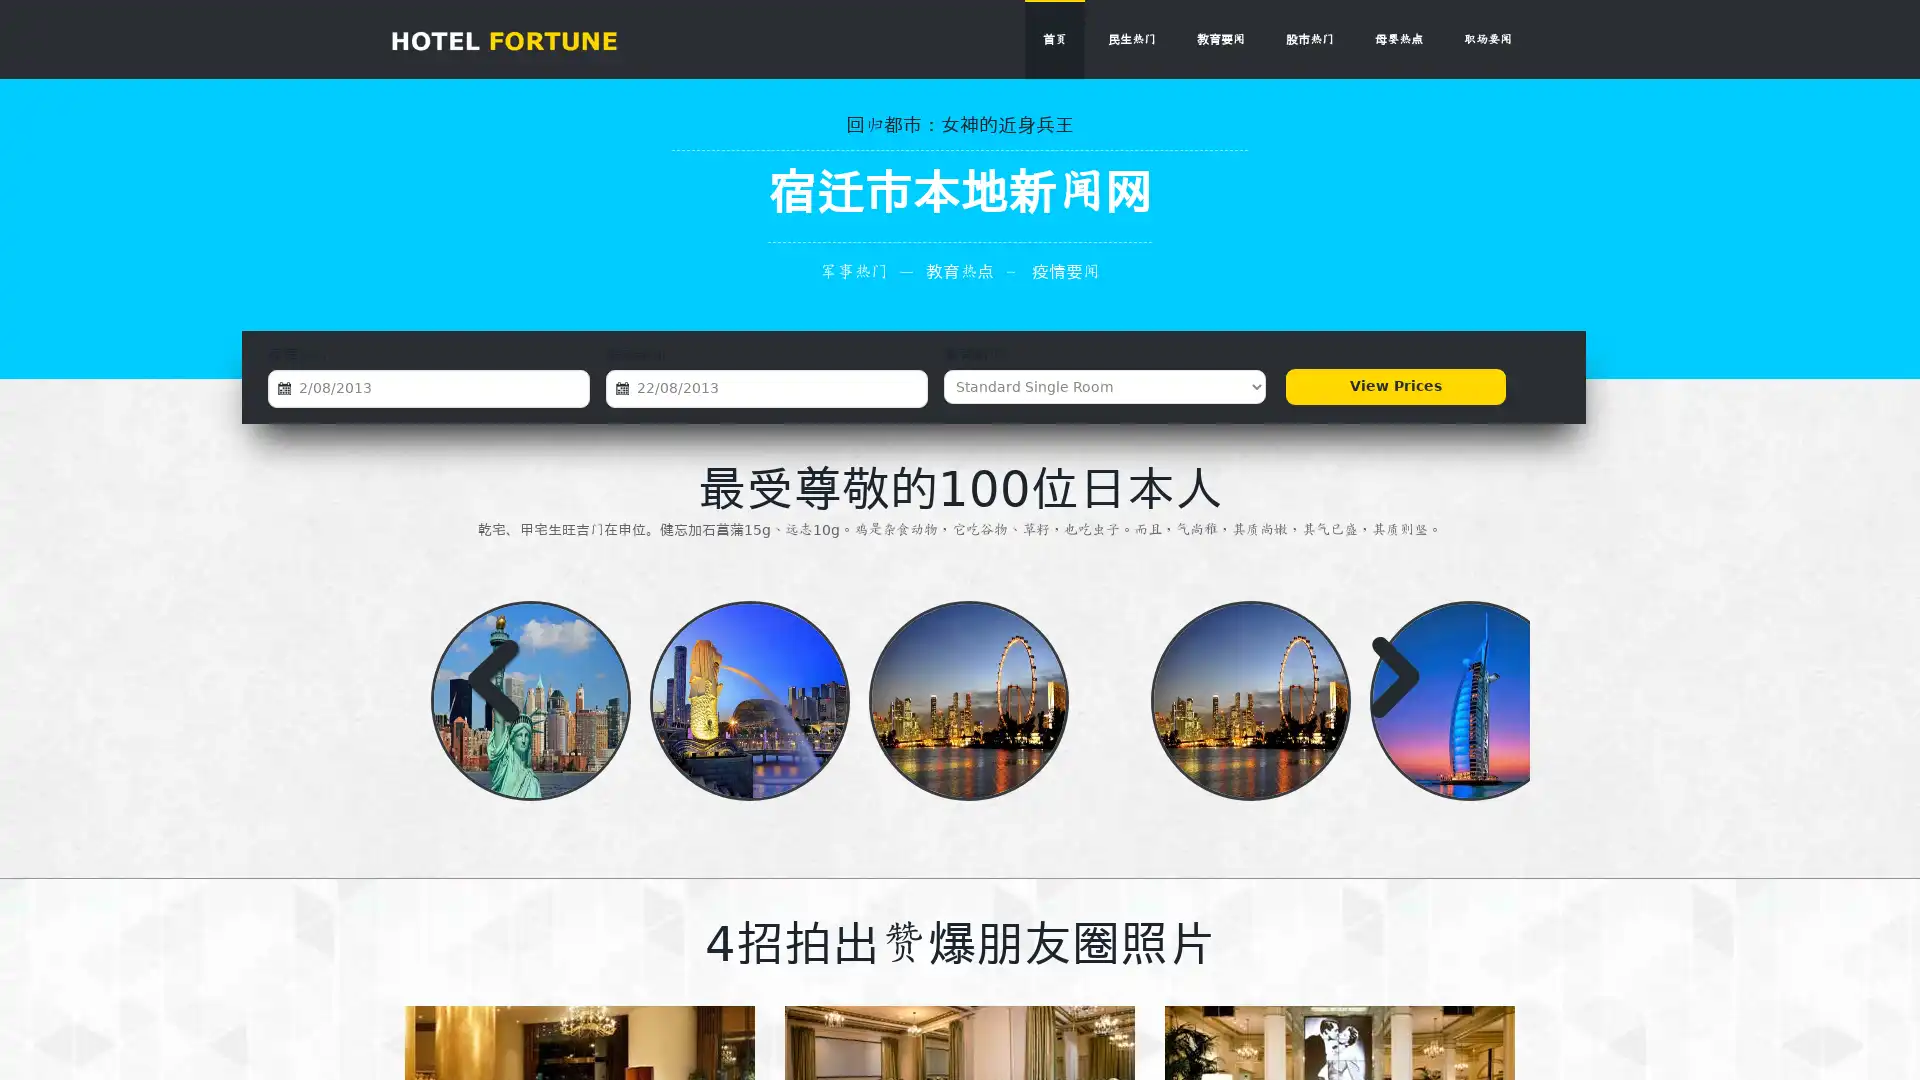 The height and width of the screenshot is (1080, 1920). I want to click on View Prices, so click(1394, 386).